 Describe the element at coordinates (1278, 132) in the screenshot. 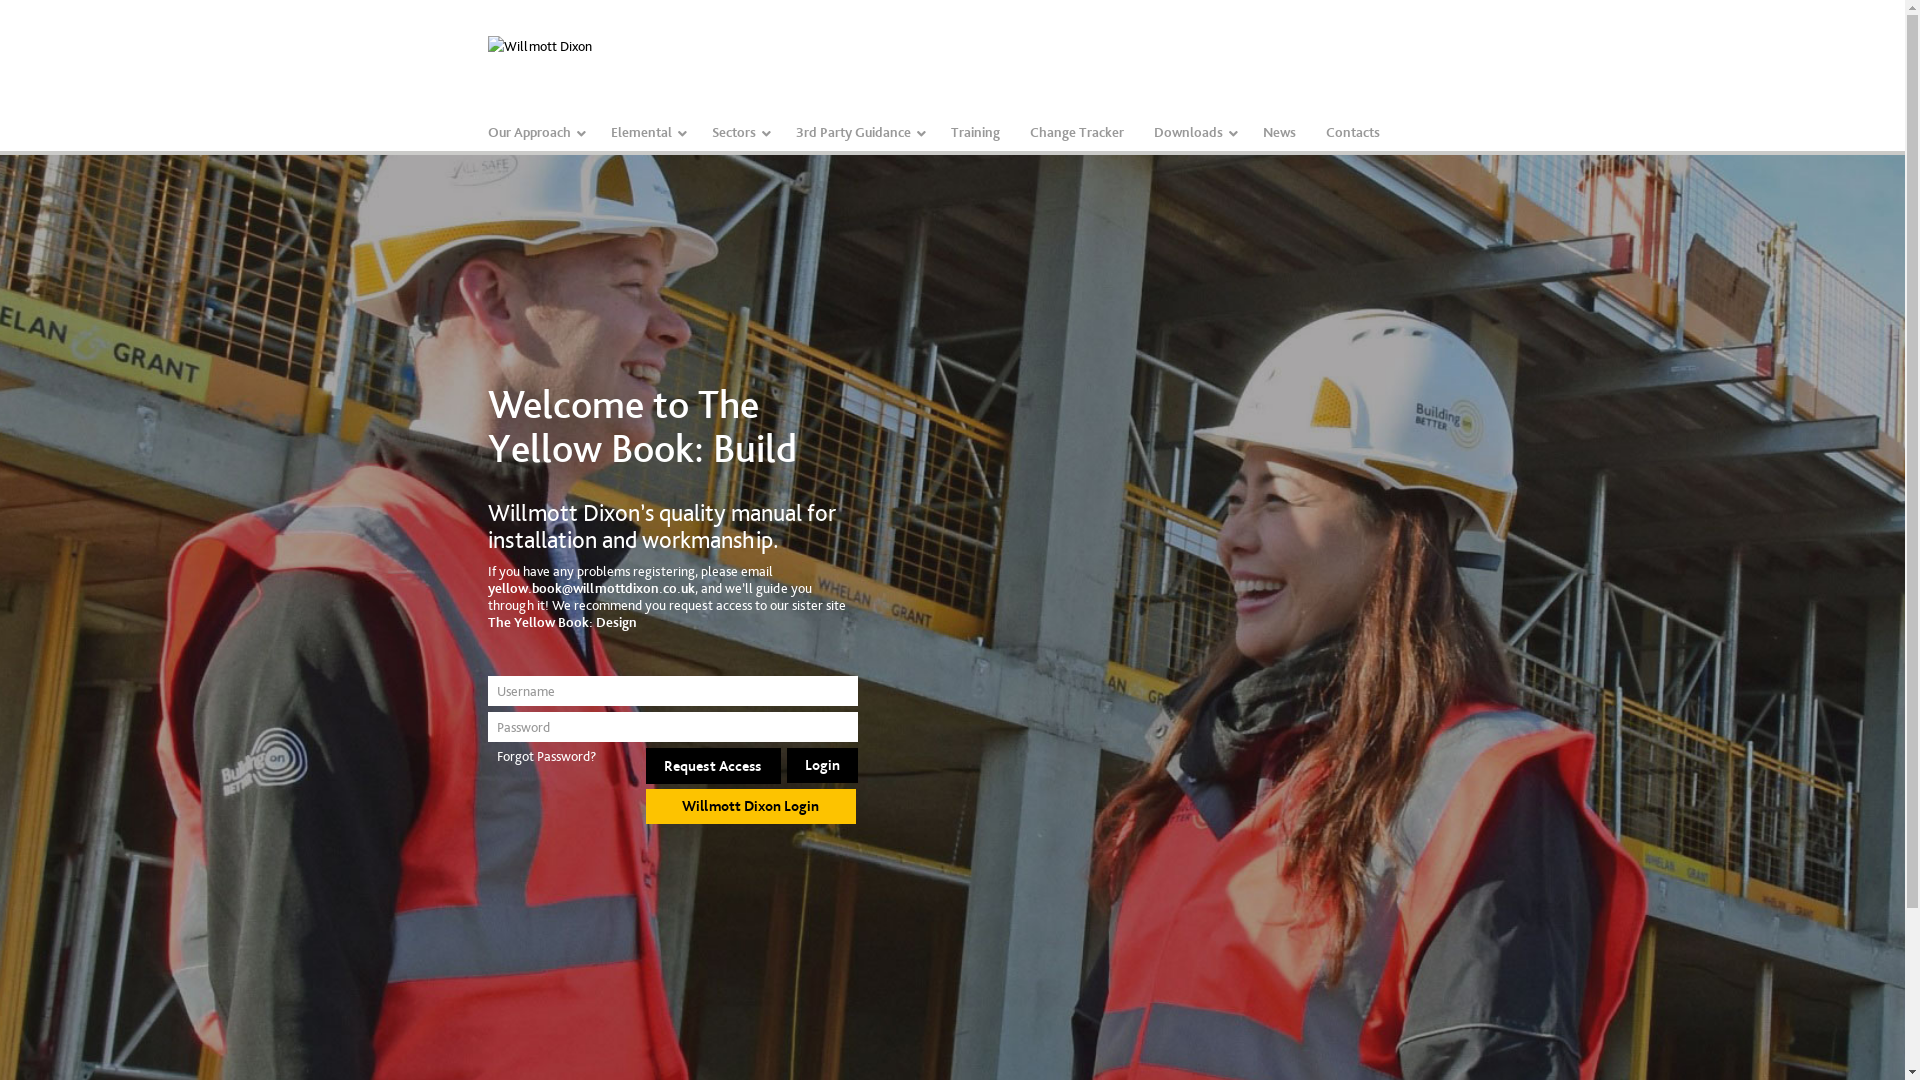

I see `'News'` at that location.